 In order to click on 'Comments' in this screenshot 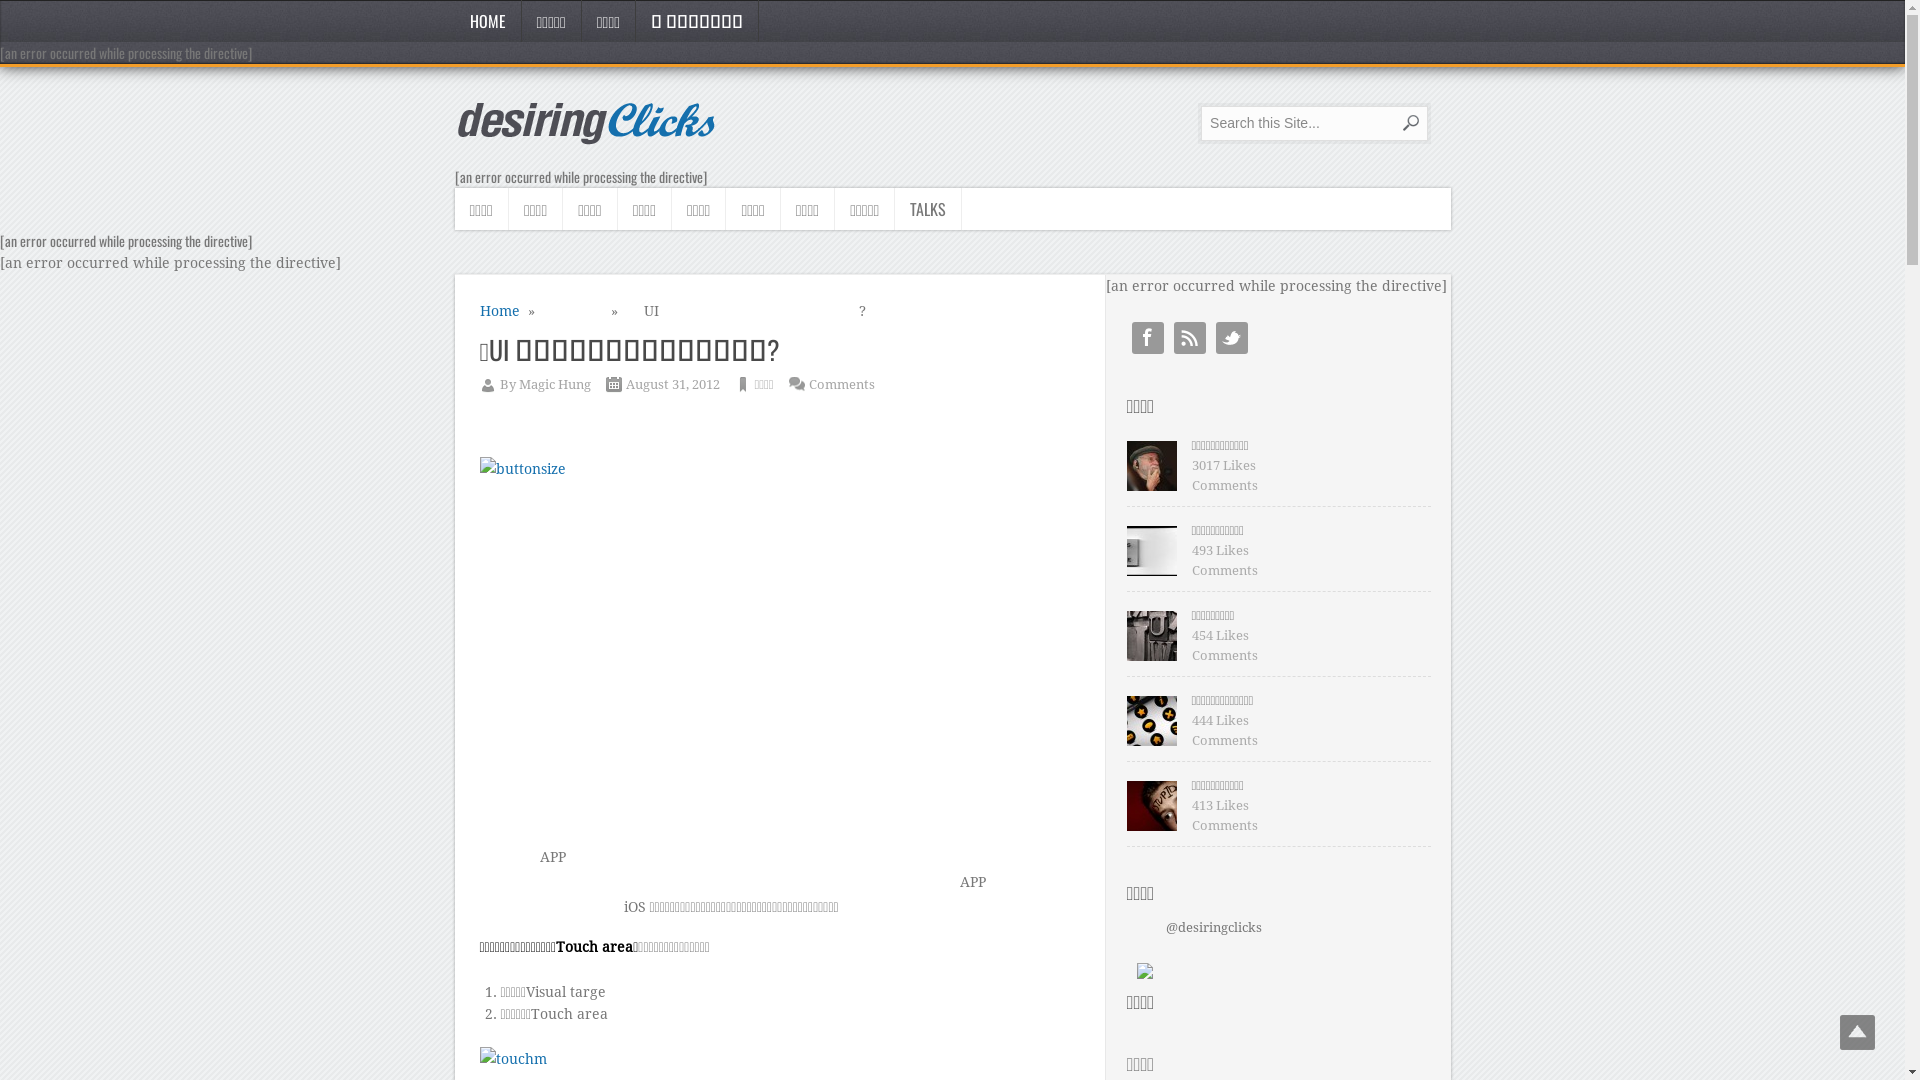, I will do `click(840, 384)`.